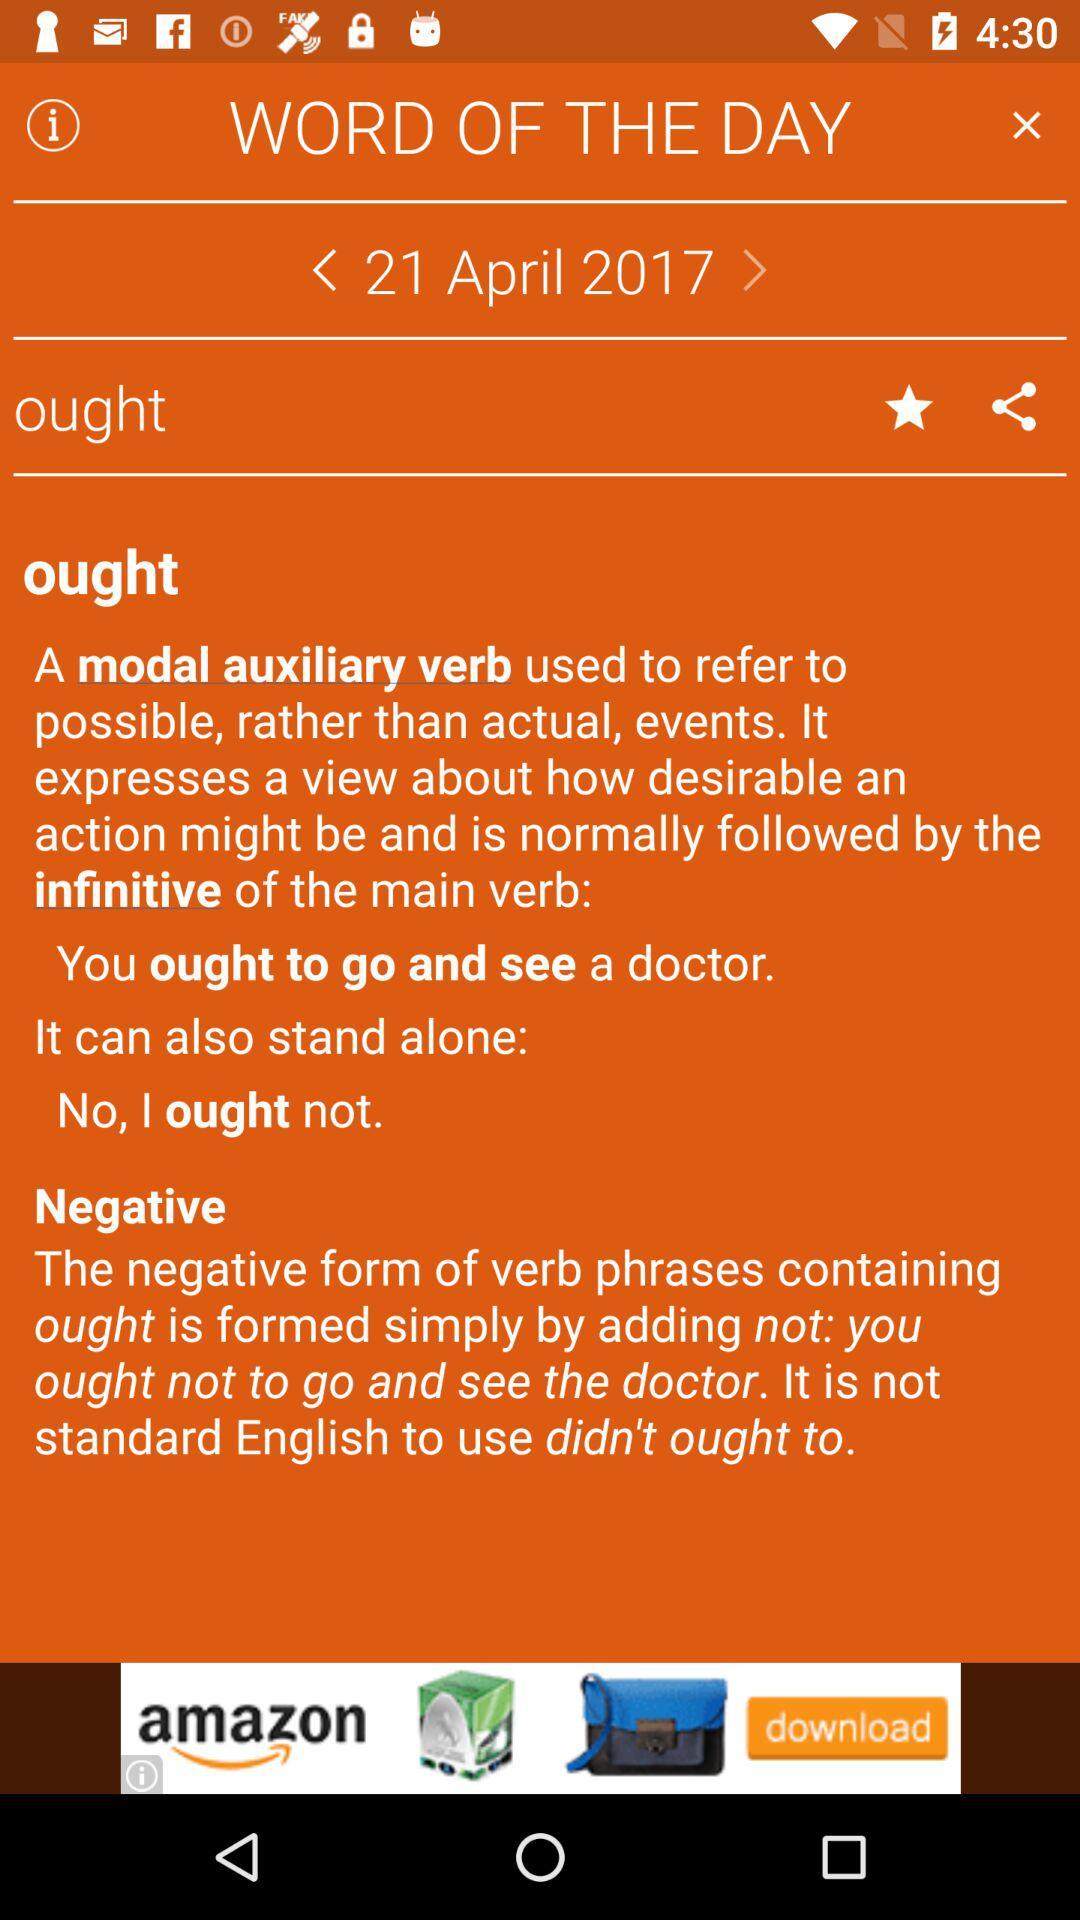 The height and width of the screenshot is (1920, 1080). I want to click on advertesement, so click(540, 1727).